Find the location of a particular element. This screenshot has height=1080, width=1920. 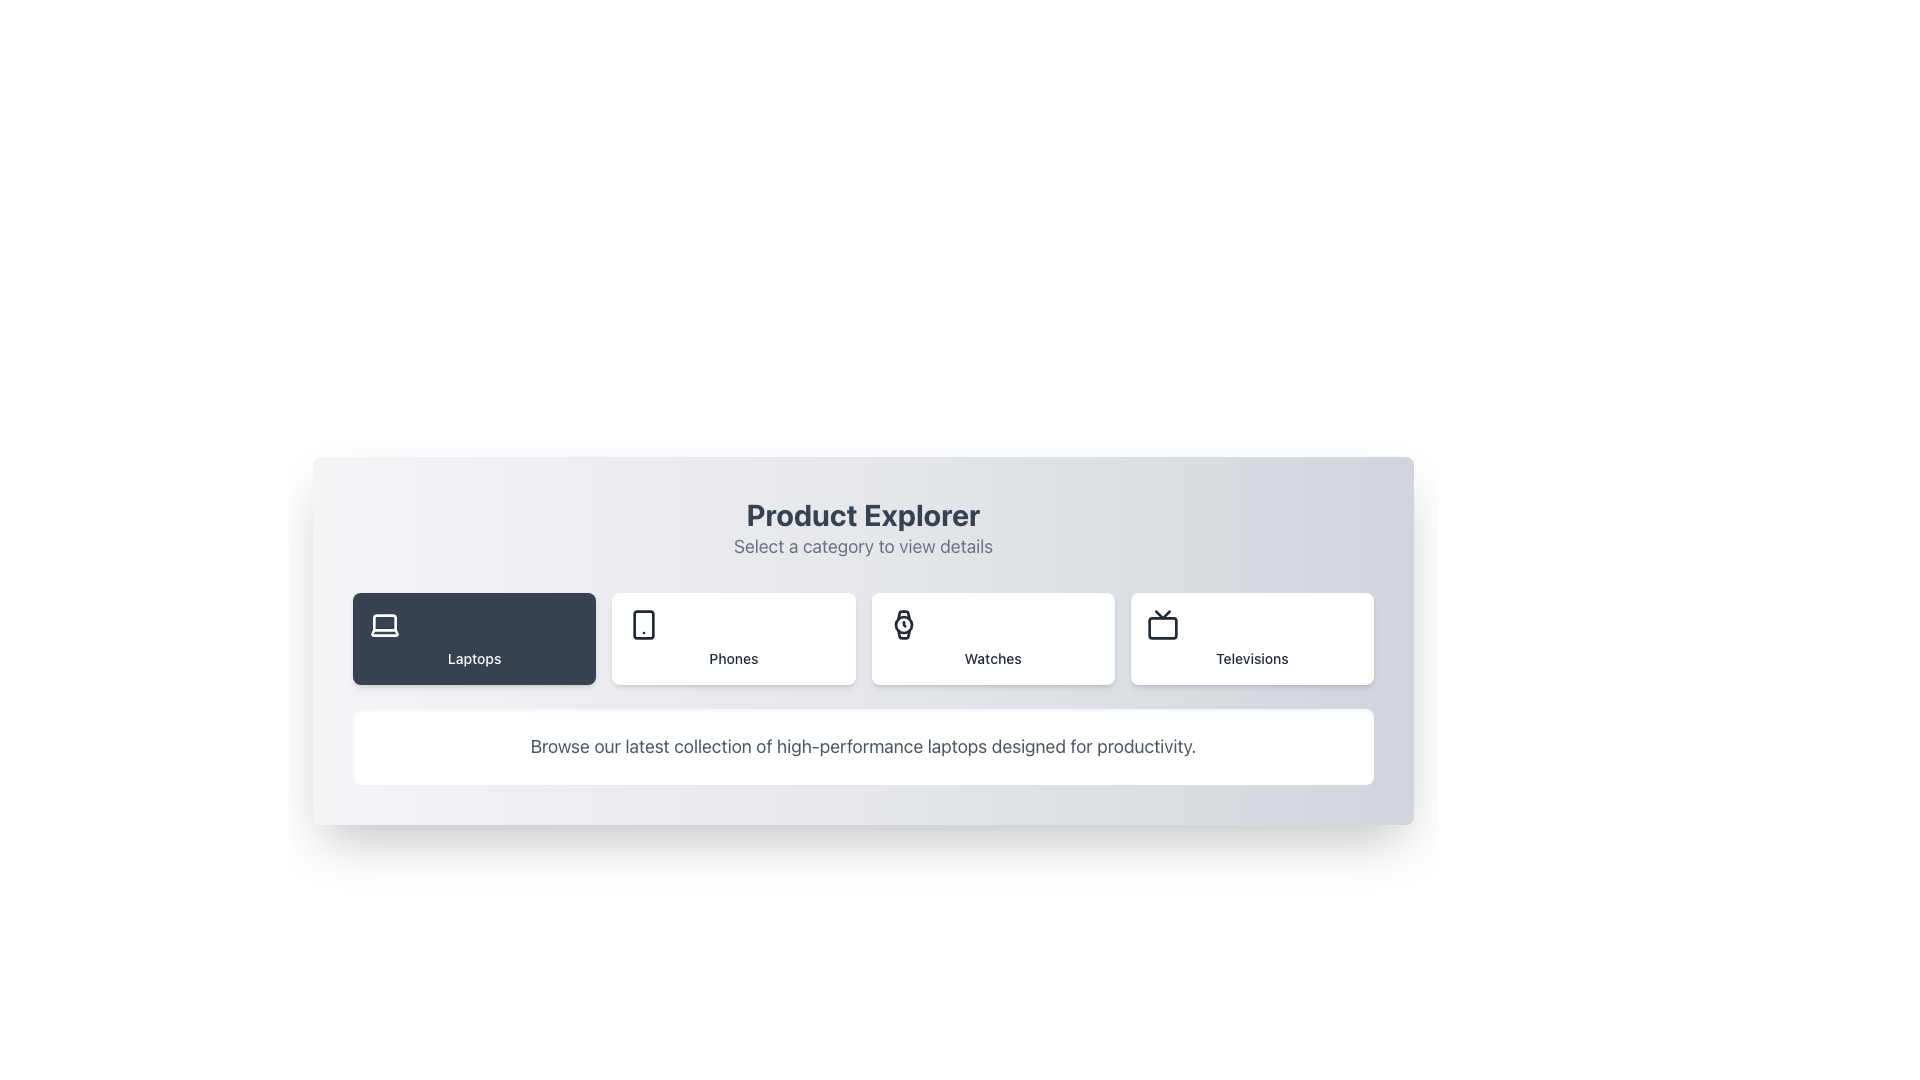

the TV icon within the 'Televisions' card is located at coordinates (1162, 623).